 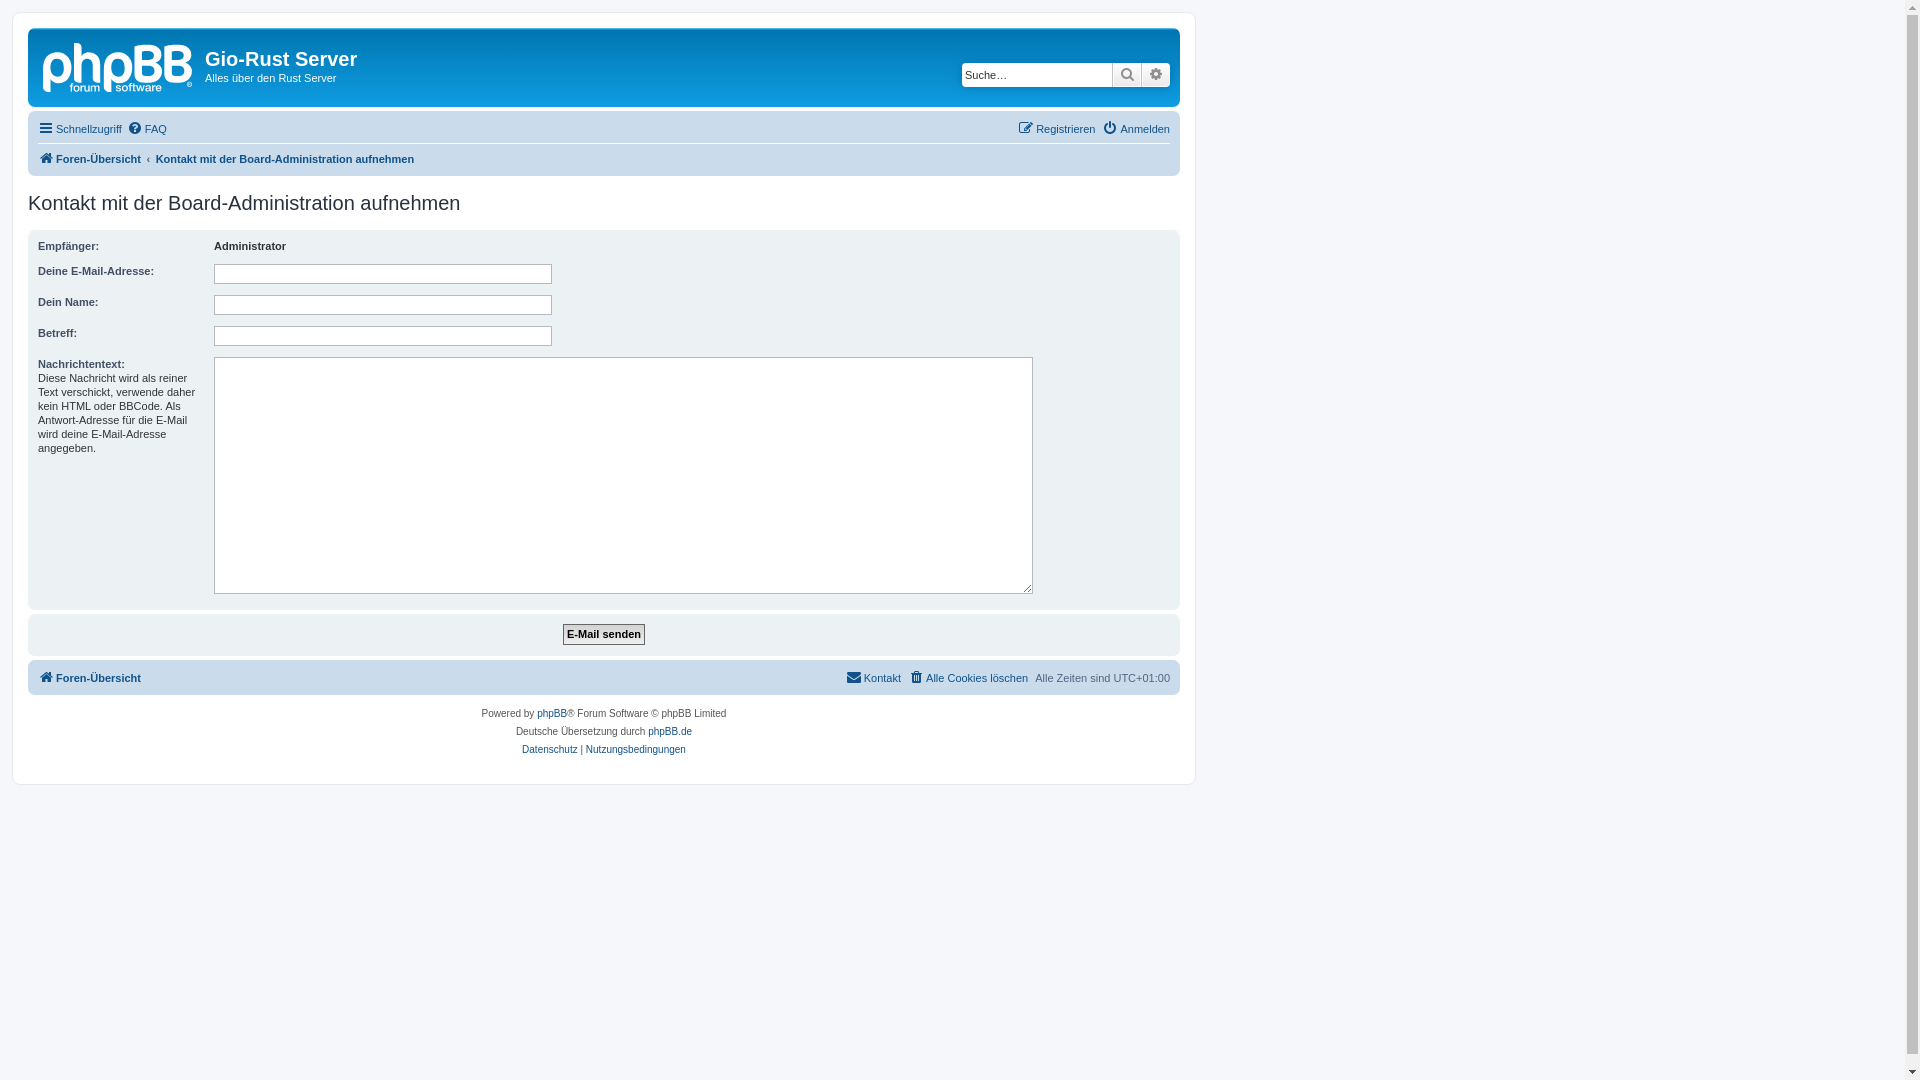 I want to click on 'phpBB.de', so click(x=670, y=732).